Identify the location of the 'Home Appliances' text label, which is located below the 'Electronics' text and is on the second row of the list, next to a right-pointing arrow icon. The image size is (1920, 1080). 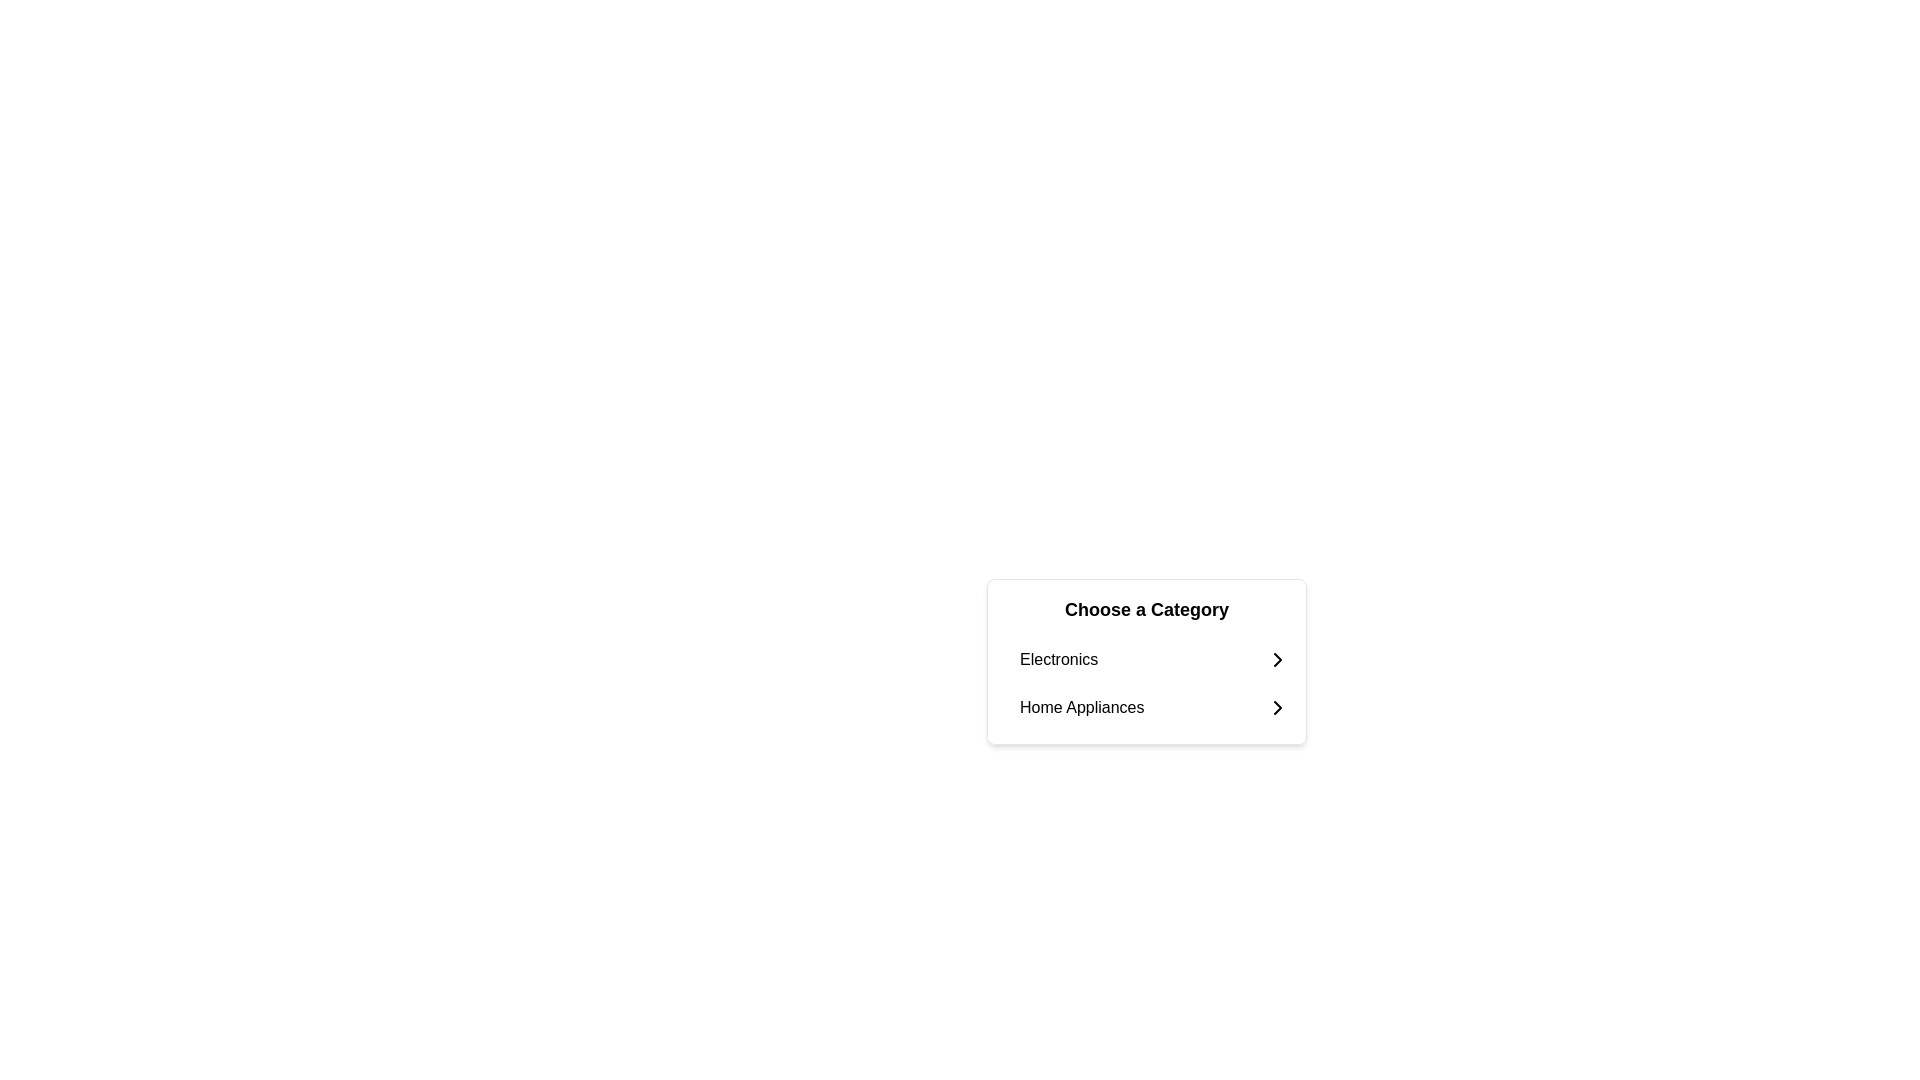
(1081, 707).